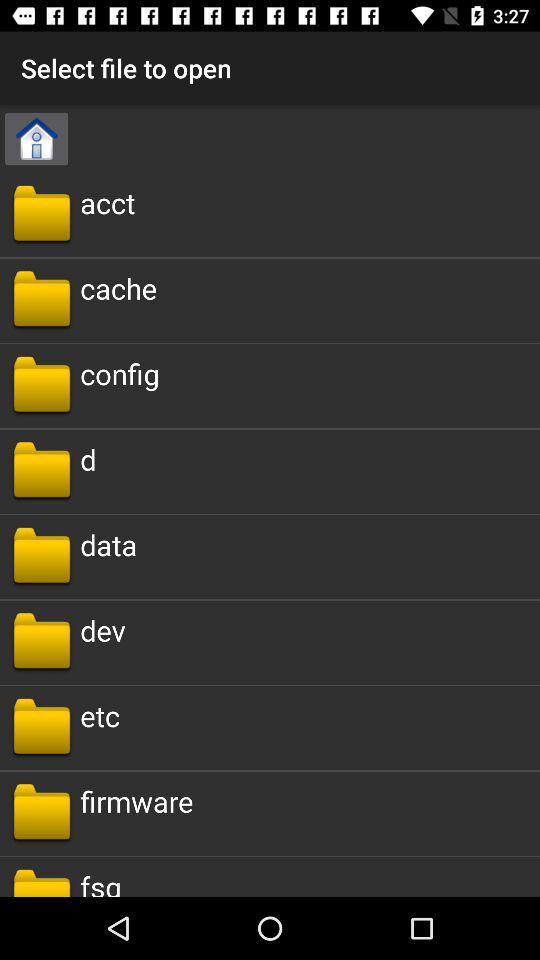 The height and width of the screenshot is (960, 540). I want to click on etc, so click(99, 715).